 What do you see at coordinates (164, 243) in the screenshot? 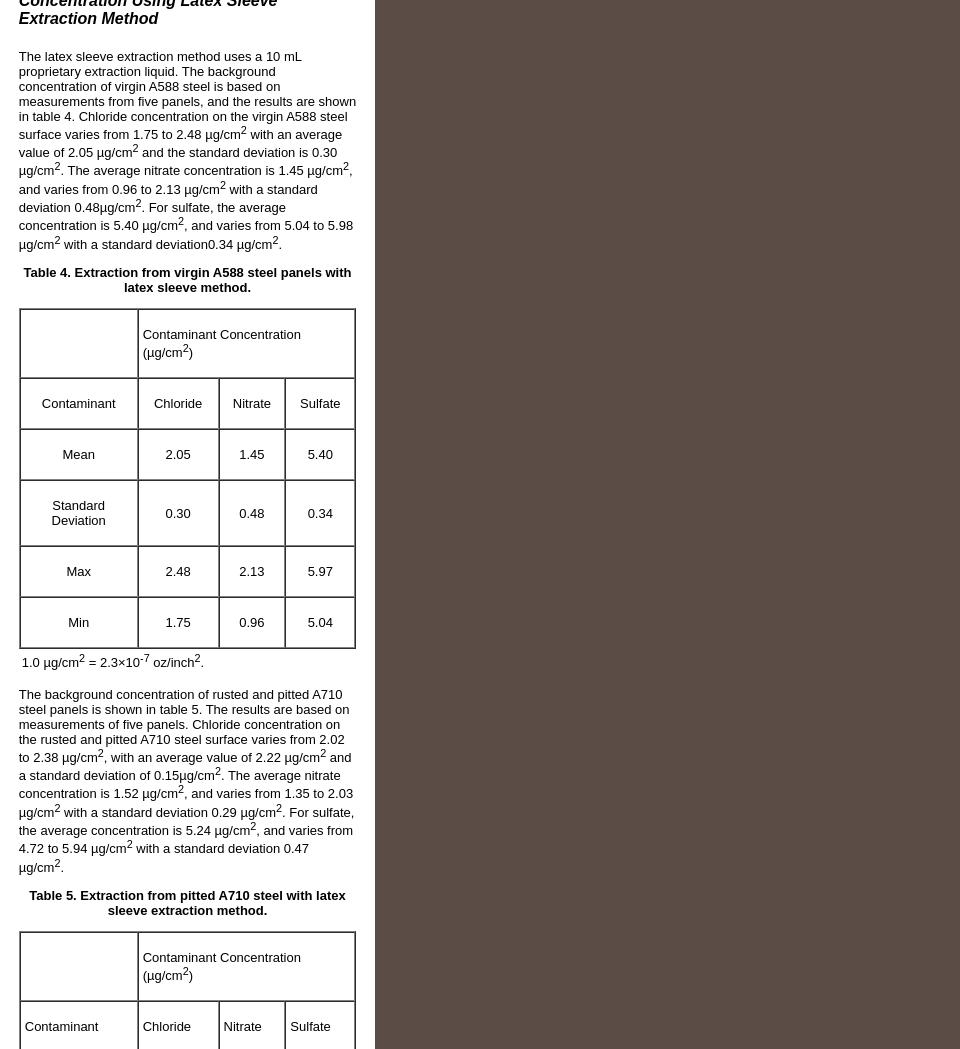
I see `'with a standard deviation0.34 µg/cm'` at bounding box center [164, 243].